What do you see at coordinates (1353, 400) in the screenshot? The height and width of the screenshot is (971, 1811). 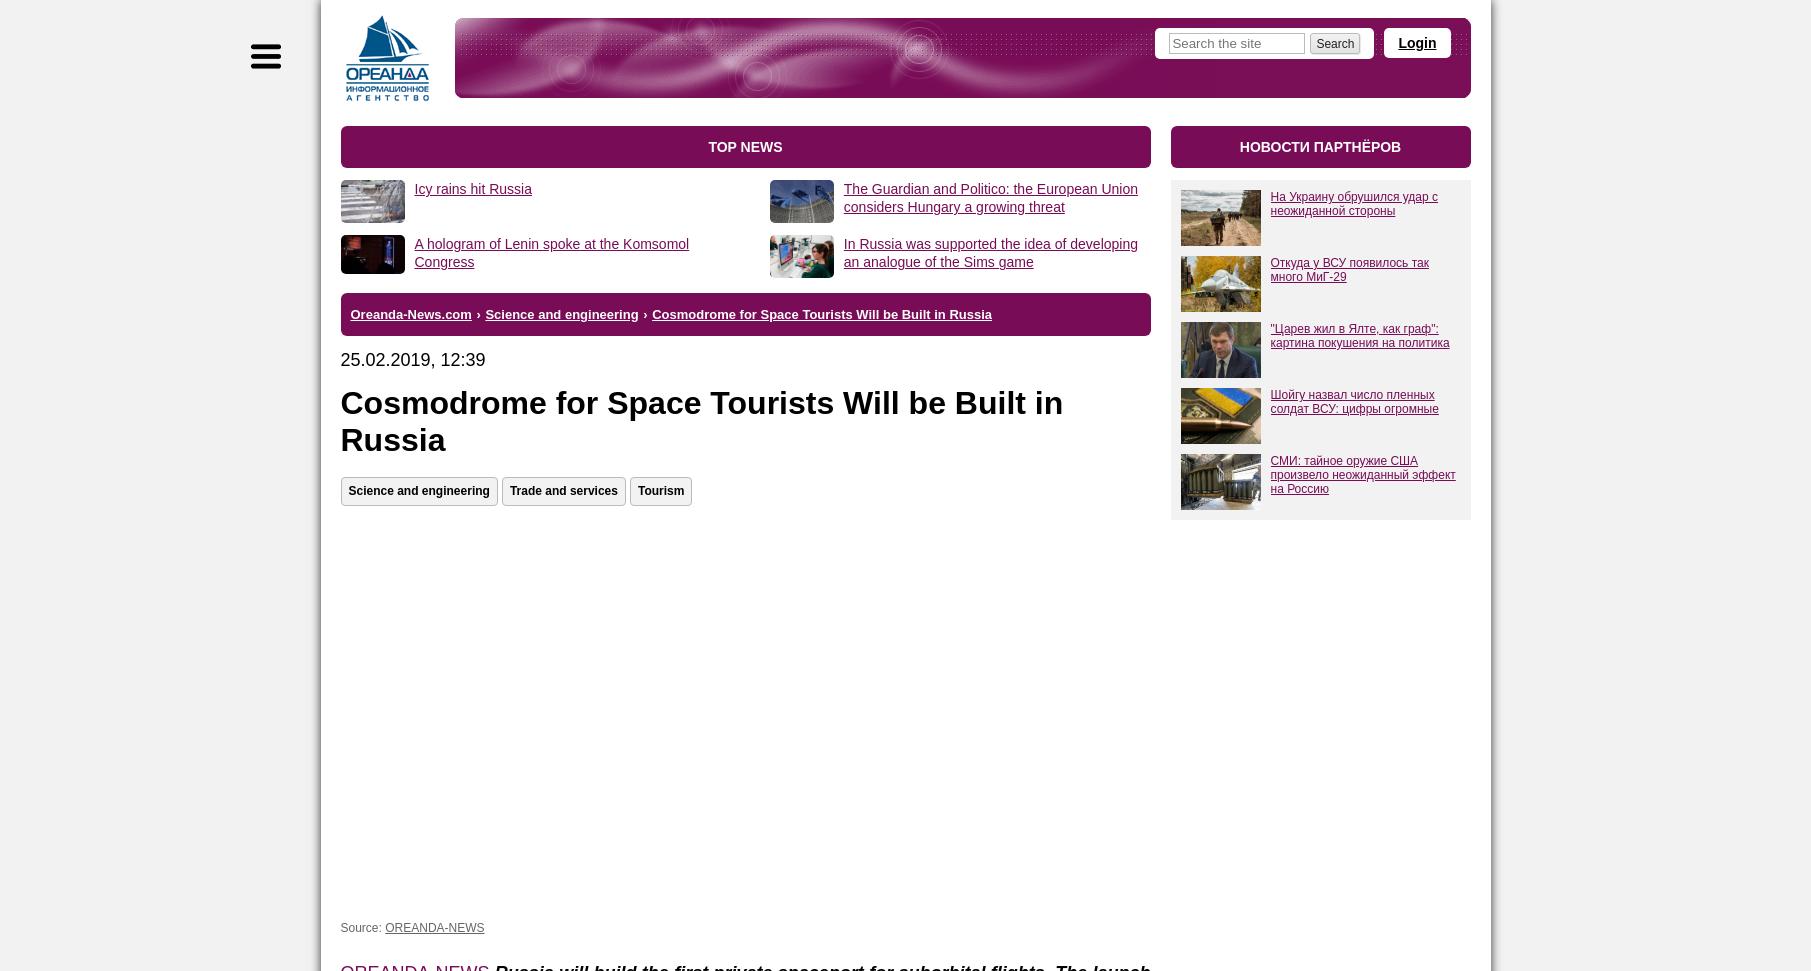 I see `'Шойгу назвал число пленных солдат ВСУ: цифры огромные'` at bounding box center [1353, 400].